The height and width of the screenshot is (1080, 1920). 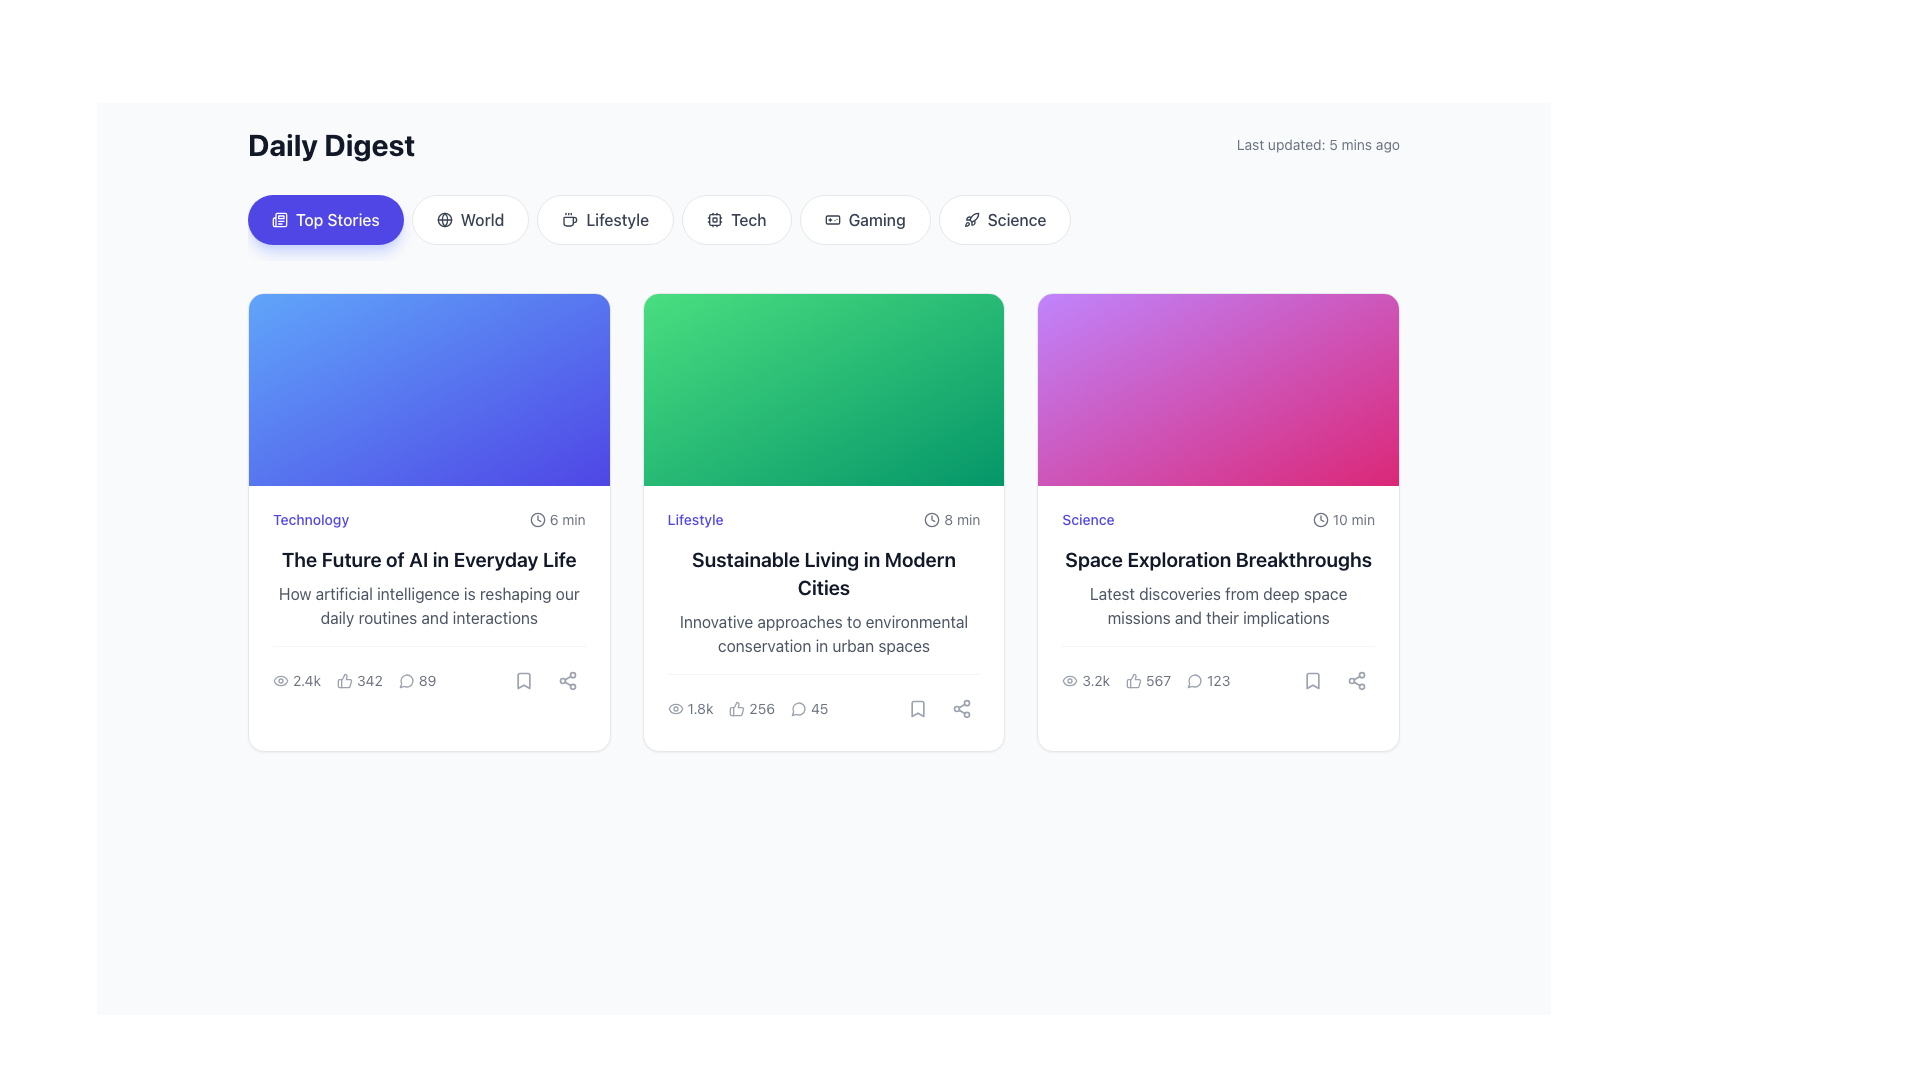 I want to click on the newspaper icon located within the 'Top Stories' button, which has a purple background and rounded edges, as a decorative item, so click(x=278, y=219).